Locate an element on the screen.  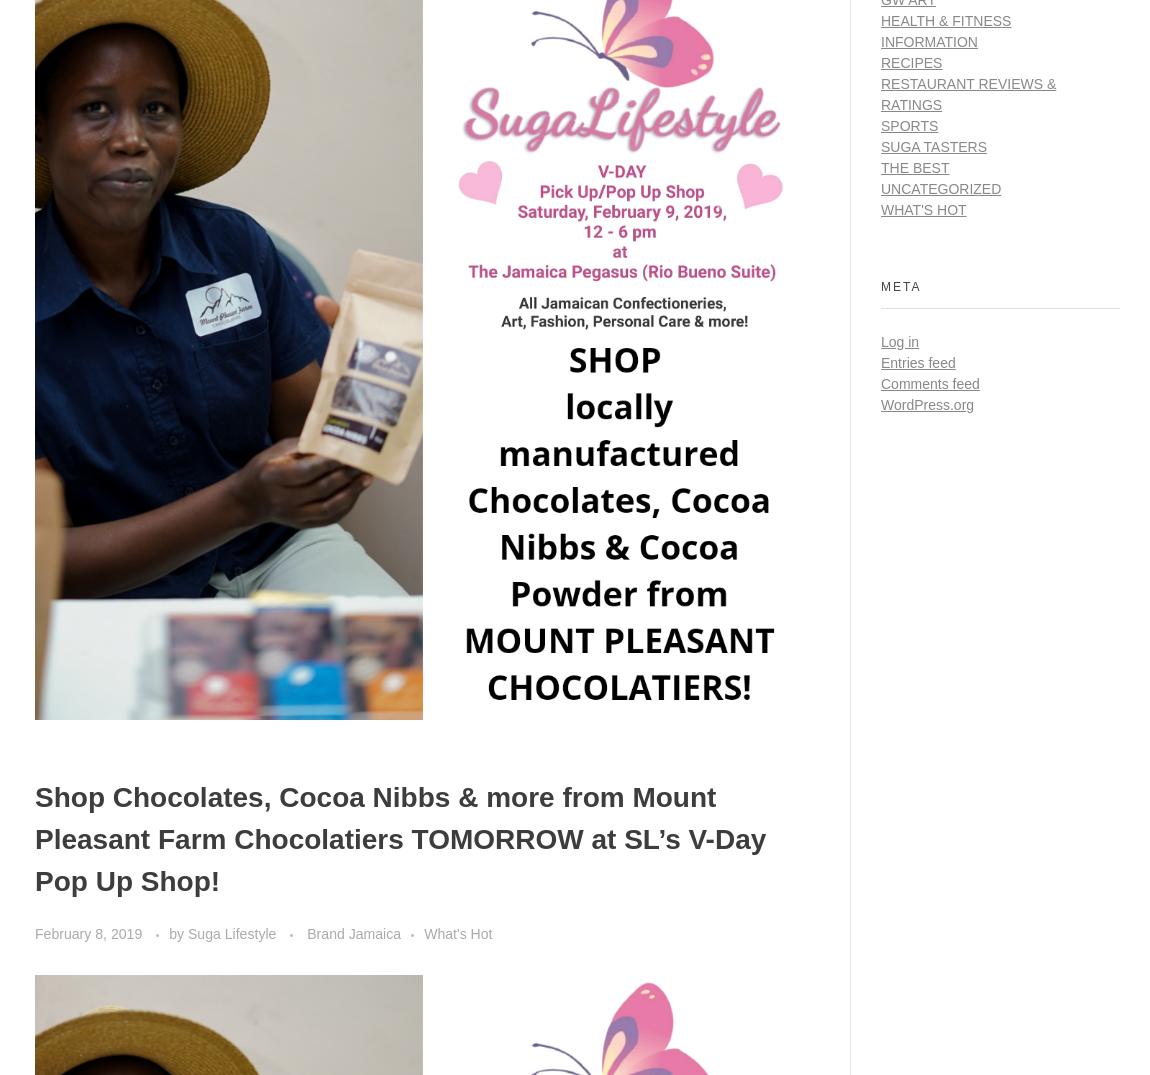
'Log in' is located at coordinates (899, 339).